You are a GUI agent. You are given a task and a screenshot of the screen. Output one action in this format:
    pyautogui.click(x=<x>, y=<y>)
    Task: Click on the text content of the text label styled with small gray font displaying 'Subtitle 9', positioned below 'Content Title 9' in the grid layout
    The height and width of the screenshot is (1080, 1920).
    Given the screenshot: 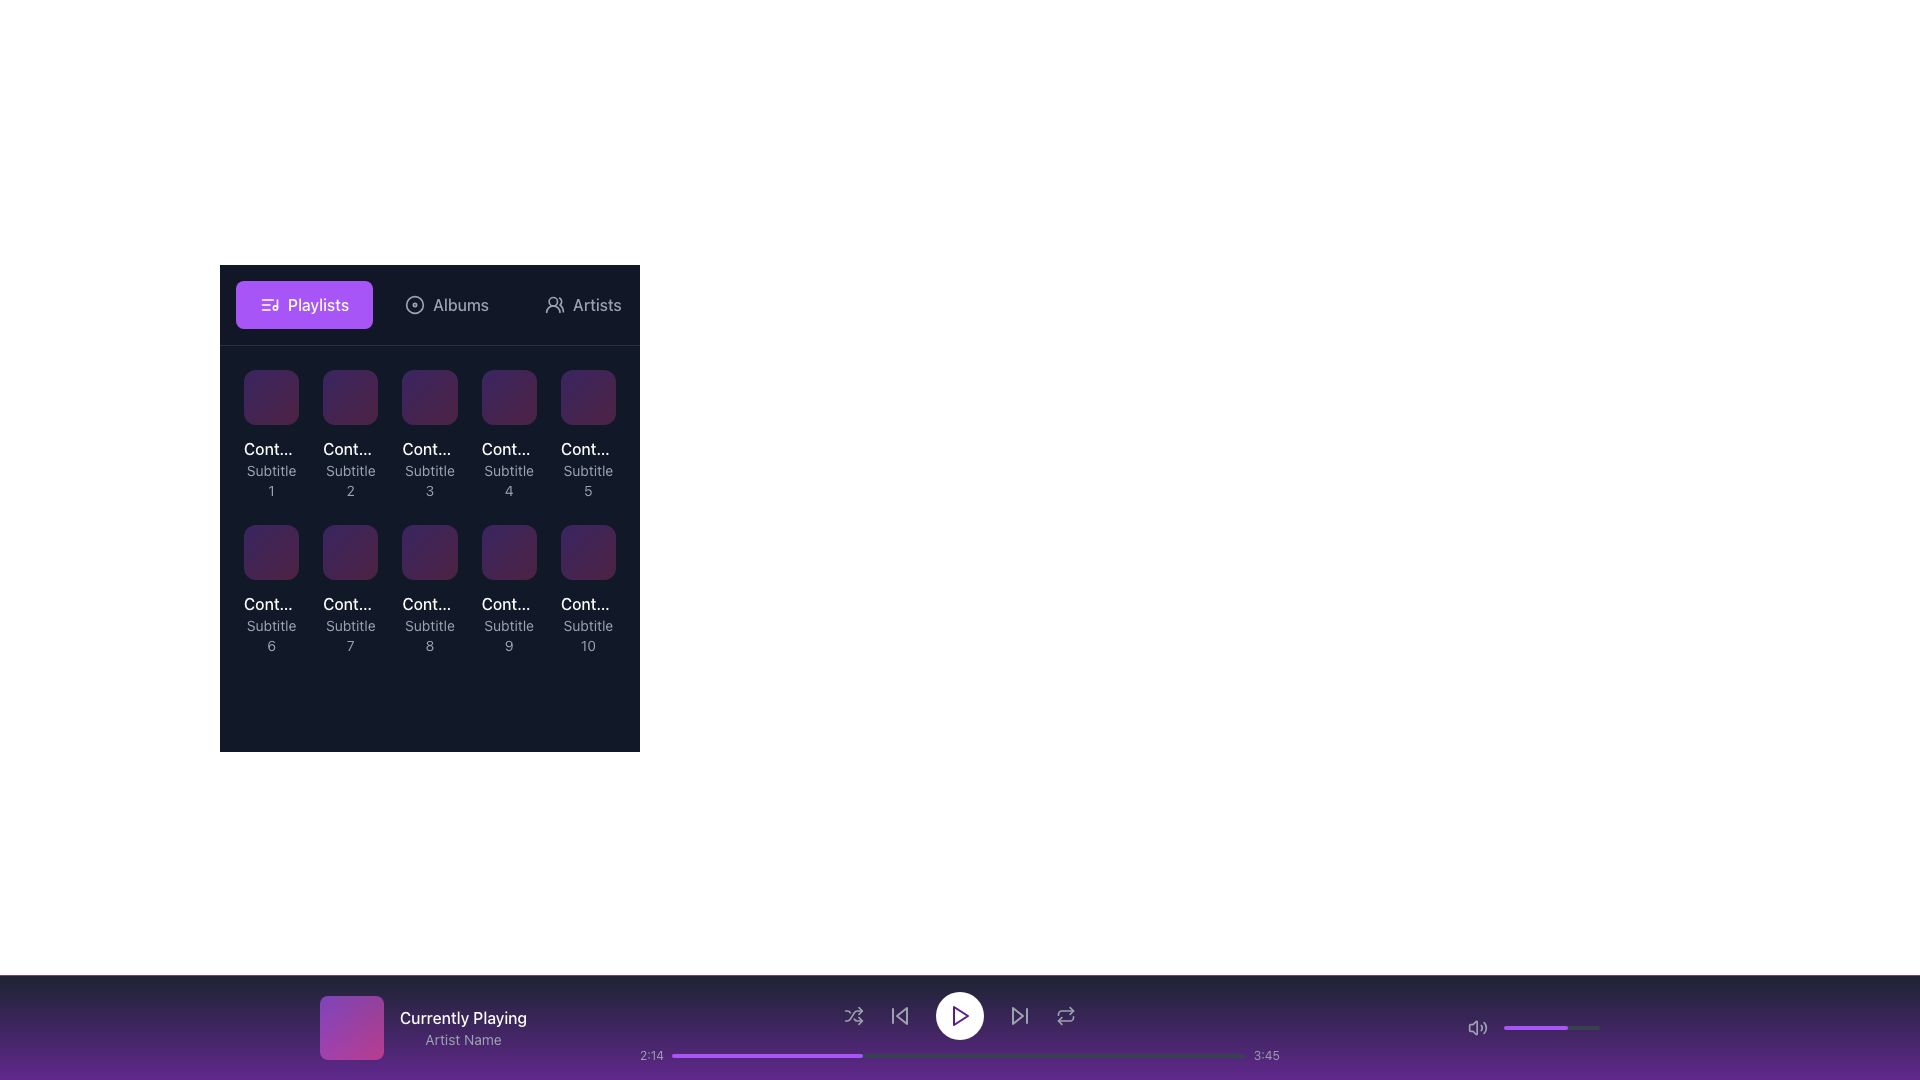 What is the action you would take?
    pyautogui.click(x=509, y=636)
    